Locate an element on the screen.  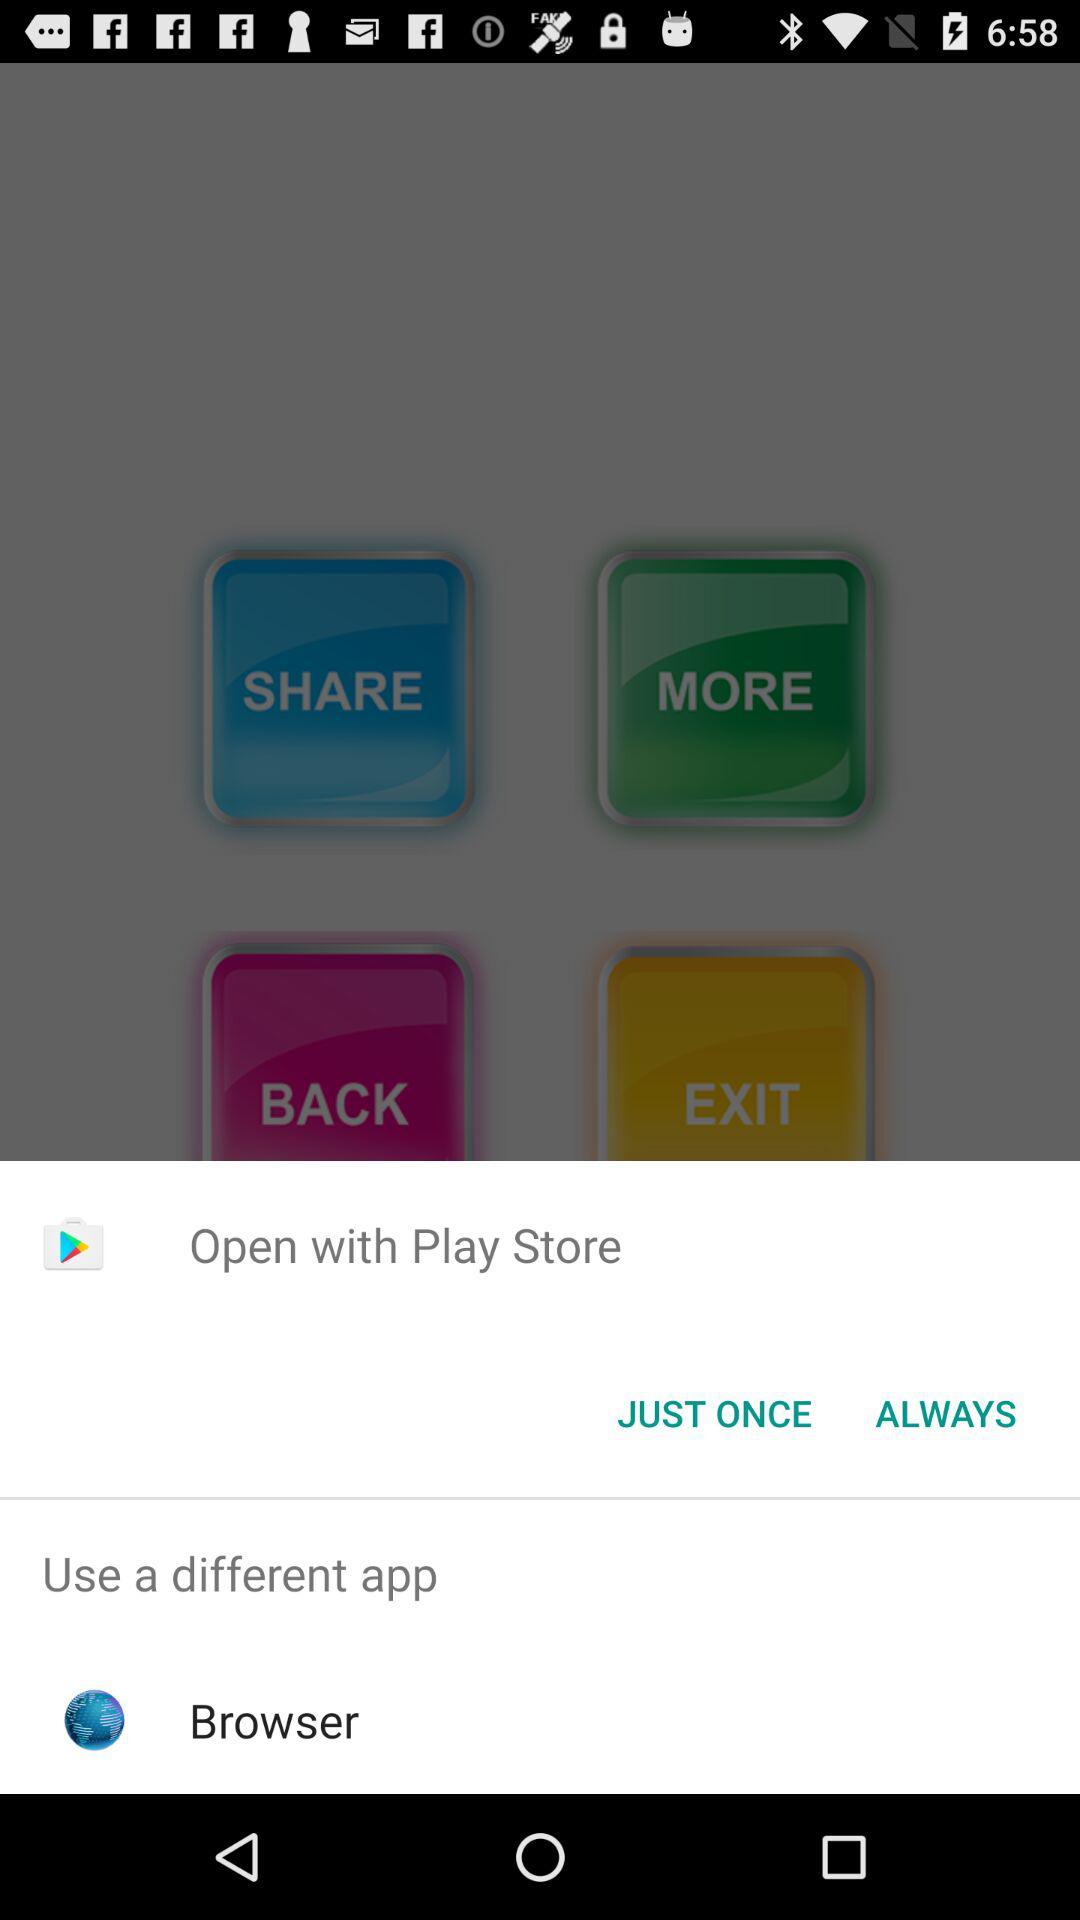
use a different is located at coordinates (540, 1572).